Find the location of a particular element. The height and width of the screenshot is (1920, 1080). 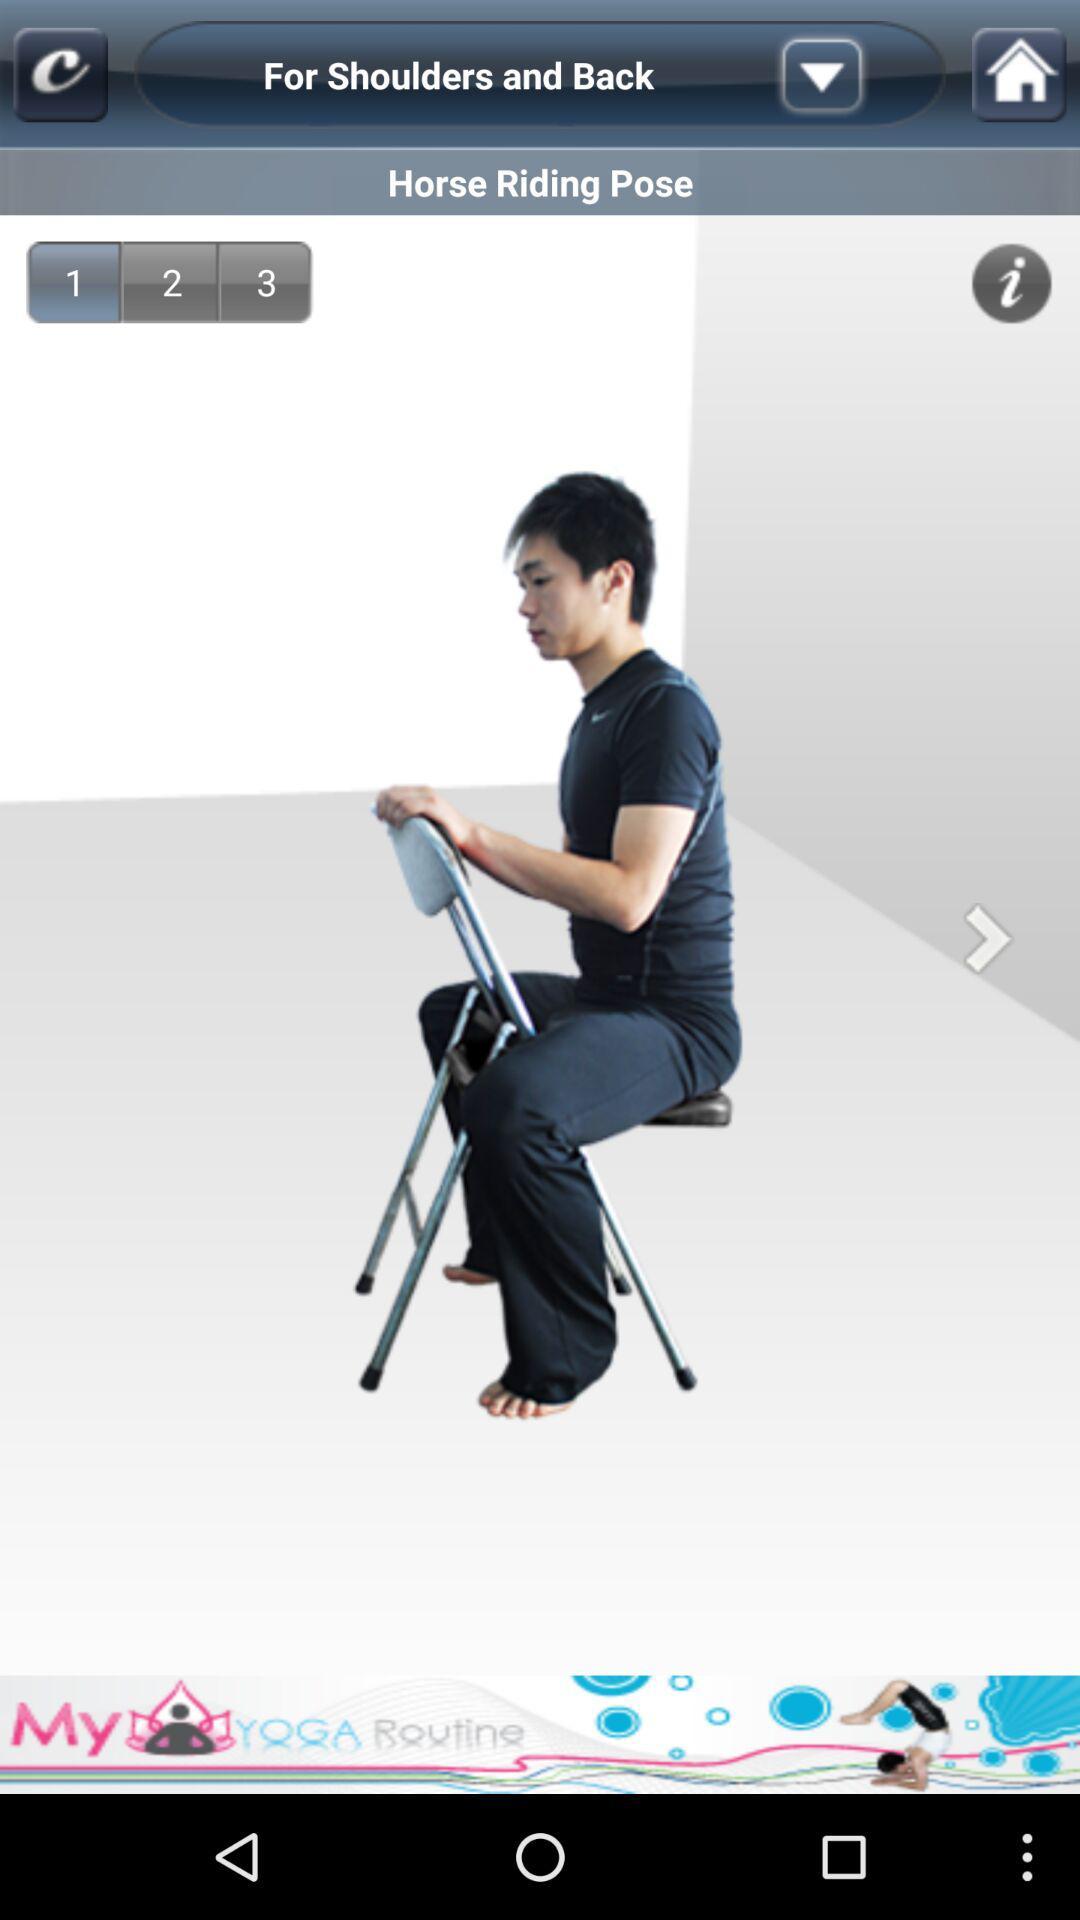

2 app is located at coordinates (171, 281).